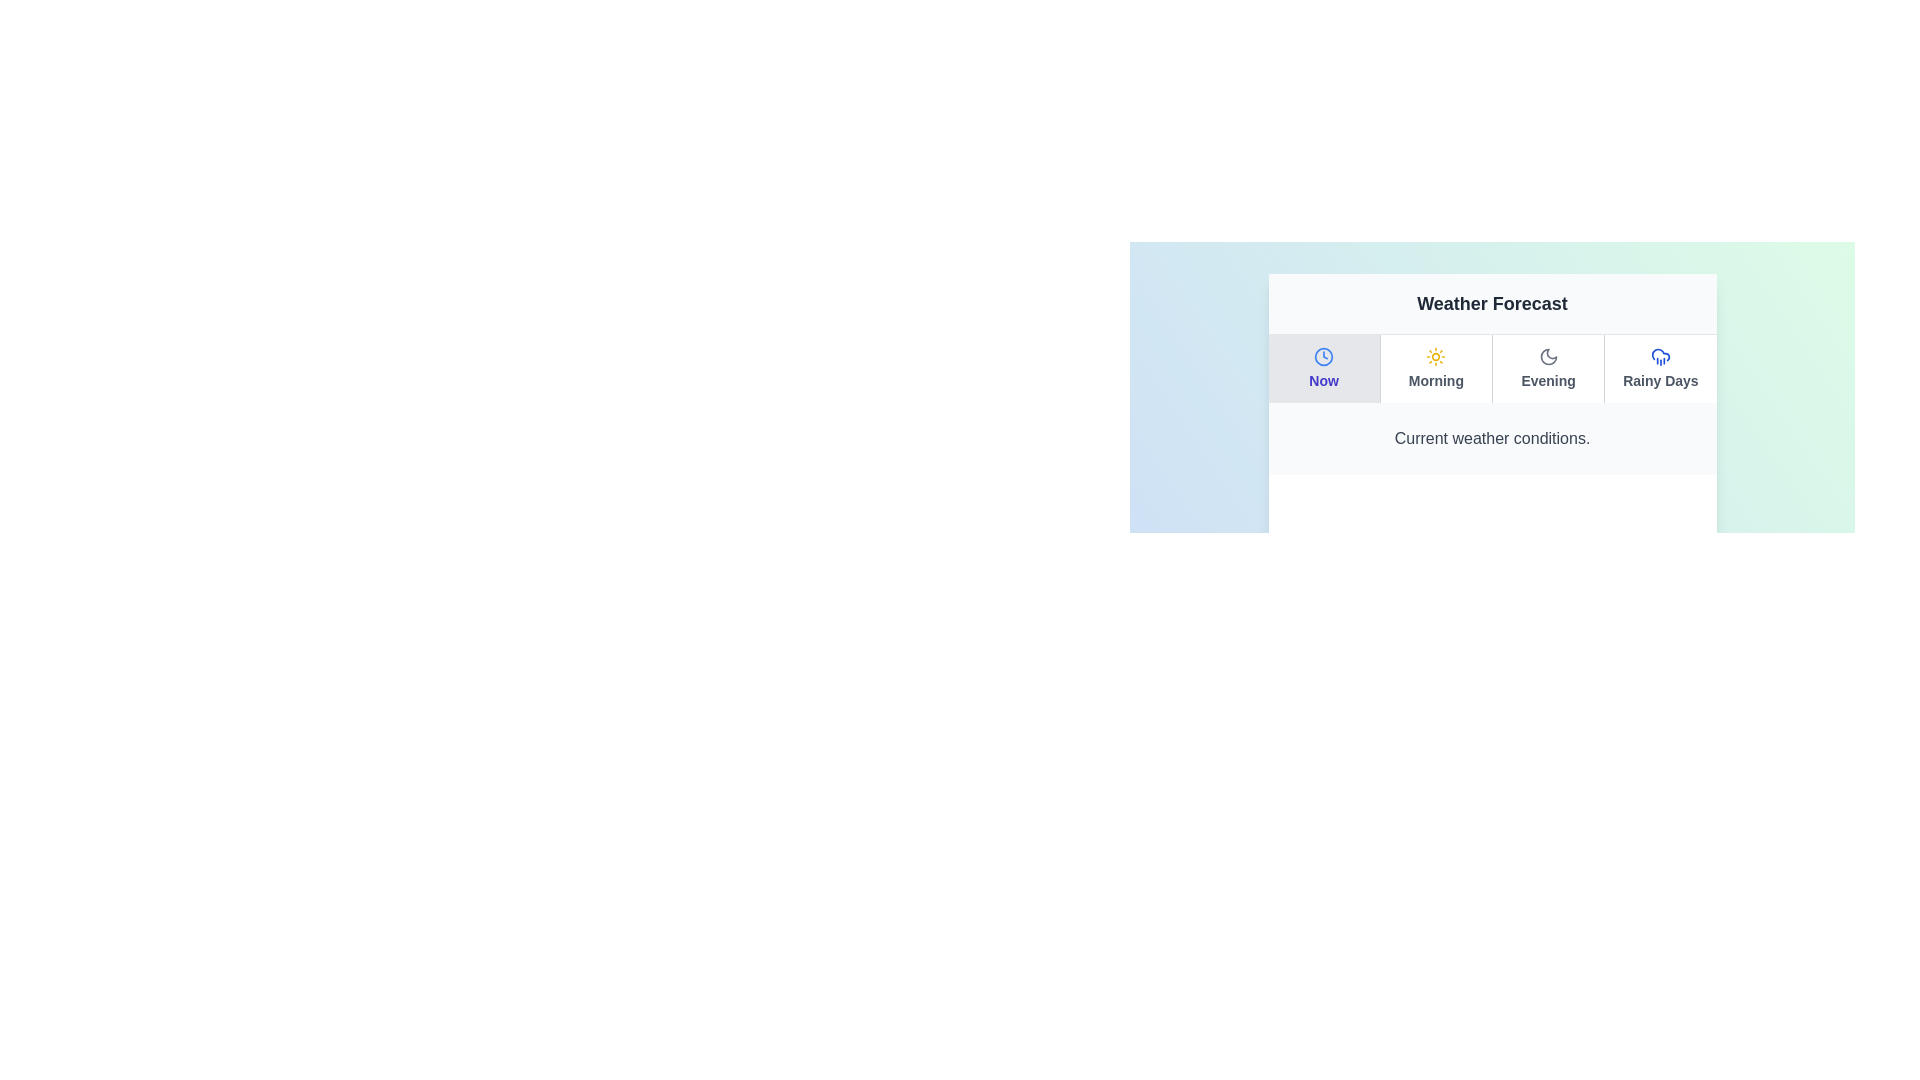 The height and width of the screenshot is (1080, 1920). Describe the element at coordinates (1324, 356) in the screenshot. I see `the clock icon that visually represents the 'Now' label, positioned in the top-left section of the horizontally-aligned menu` at that location.